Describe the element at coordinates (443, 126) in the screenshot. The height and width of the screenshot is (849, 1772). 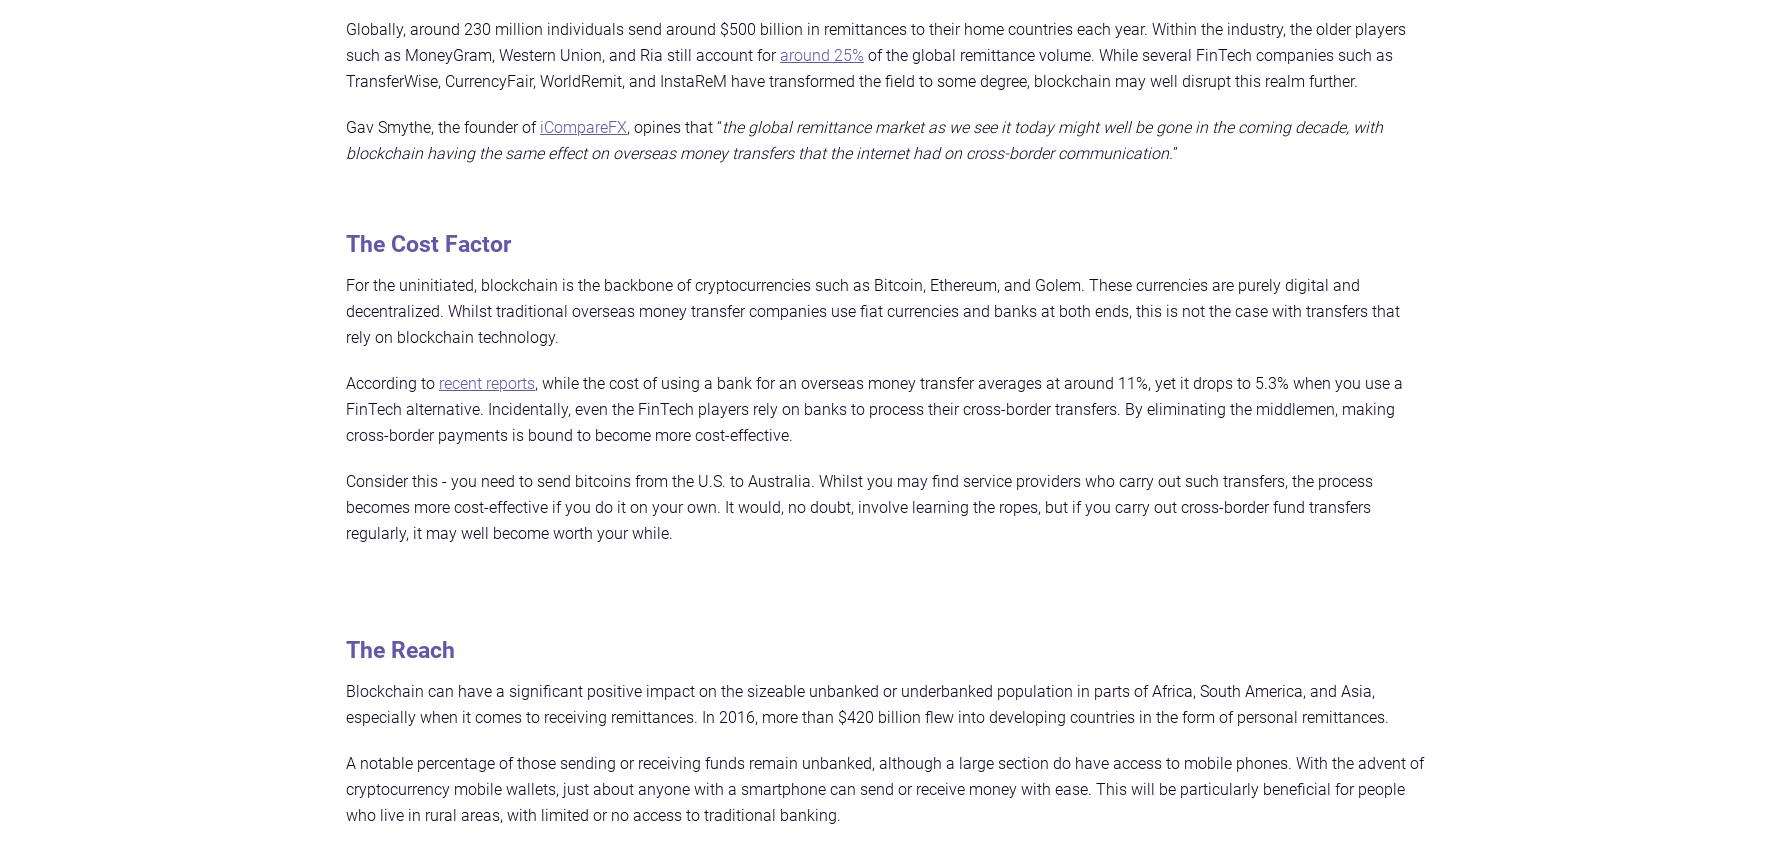
I see `'Gav Smythe, the founder of'` at that location.